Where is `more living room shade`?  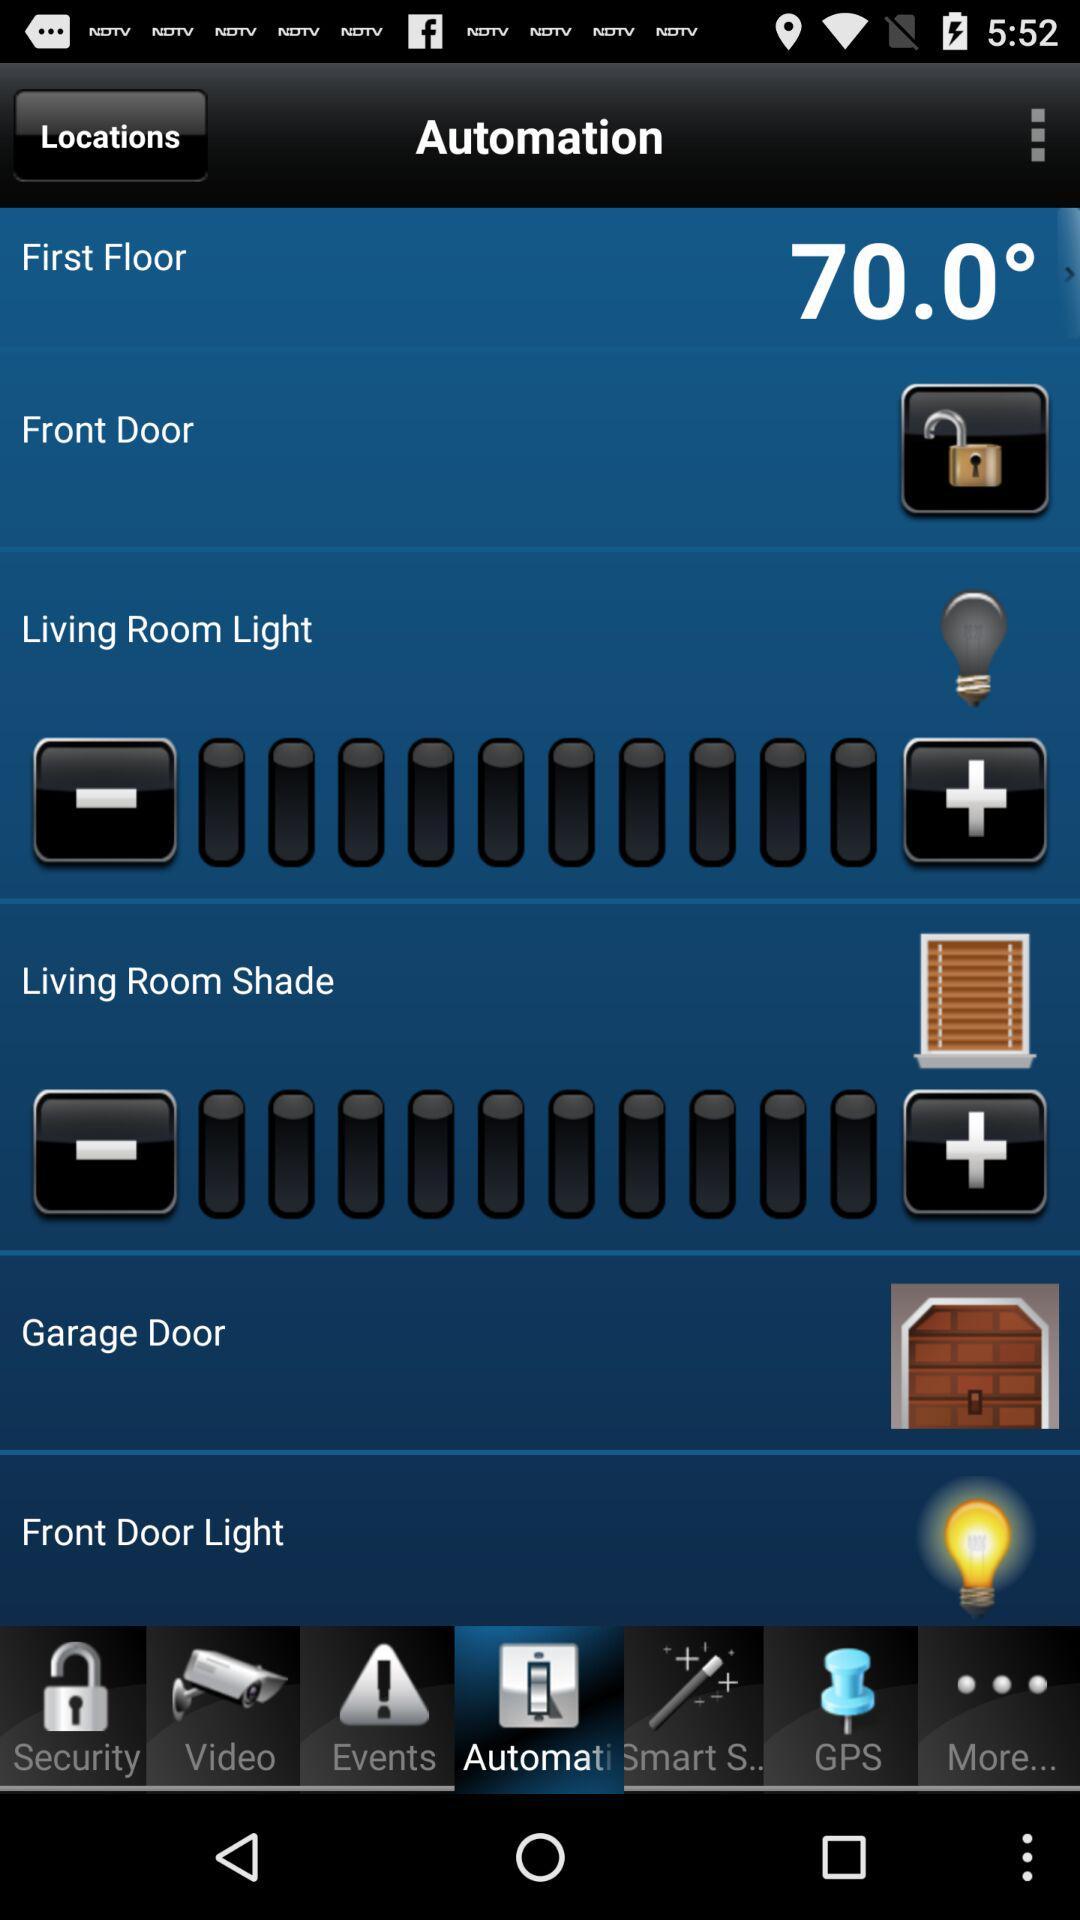 more living room shade is located at coordinates (974, 1153).